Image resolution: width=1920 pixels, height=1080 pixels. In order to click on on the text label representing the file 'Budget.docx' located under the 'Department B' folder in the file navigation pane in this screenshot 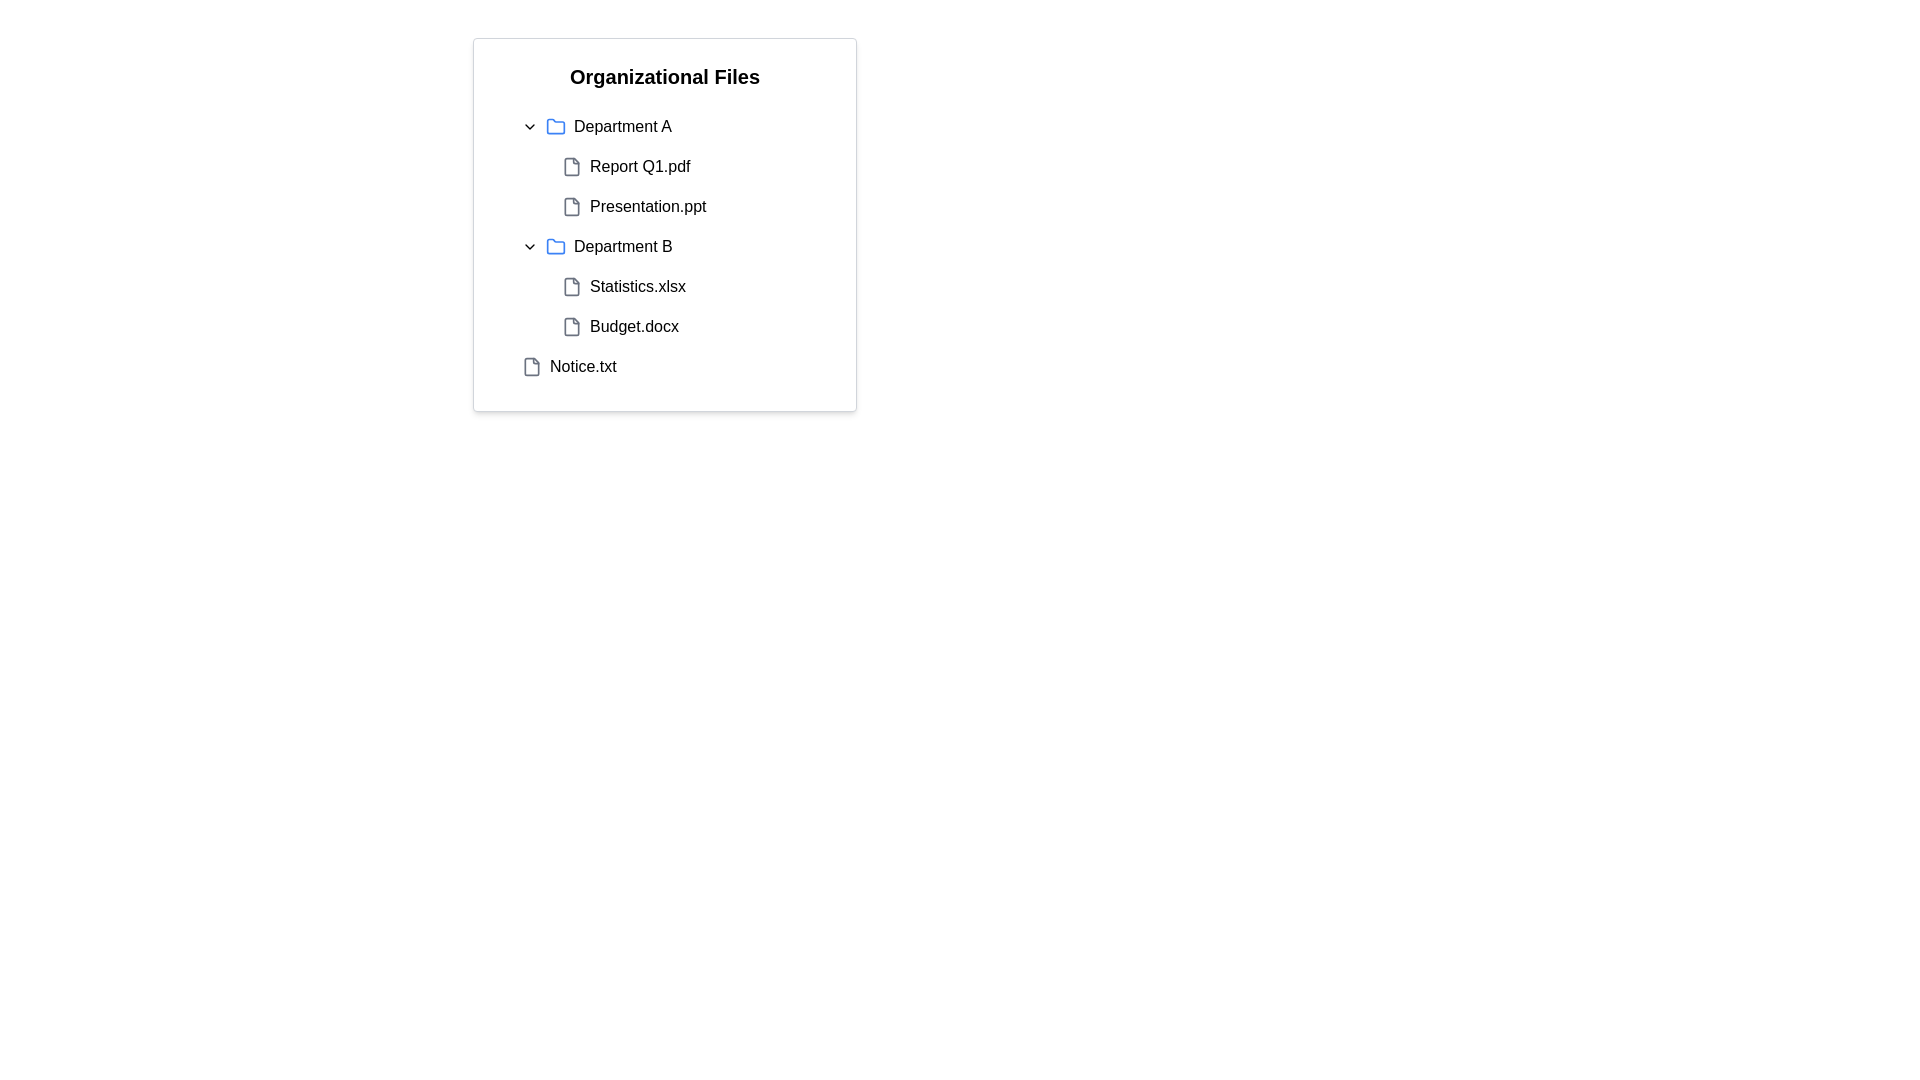, I will do `click(633, 326)`.